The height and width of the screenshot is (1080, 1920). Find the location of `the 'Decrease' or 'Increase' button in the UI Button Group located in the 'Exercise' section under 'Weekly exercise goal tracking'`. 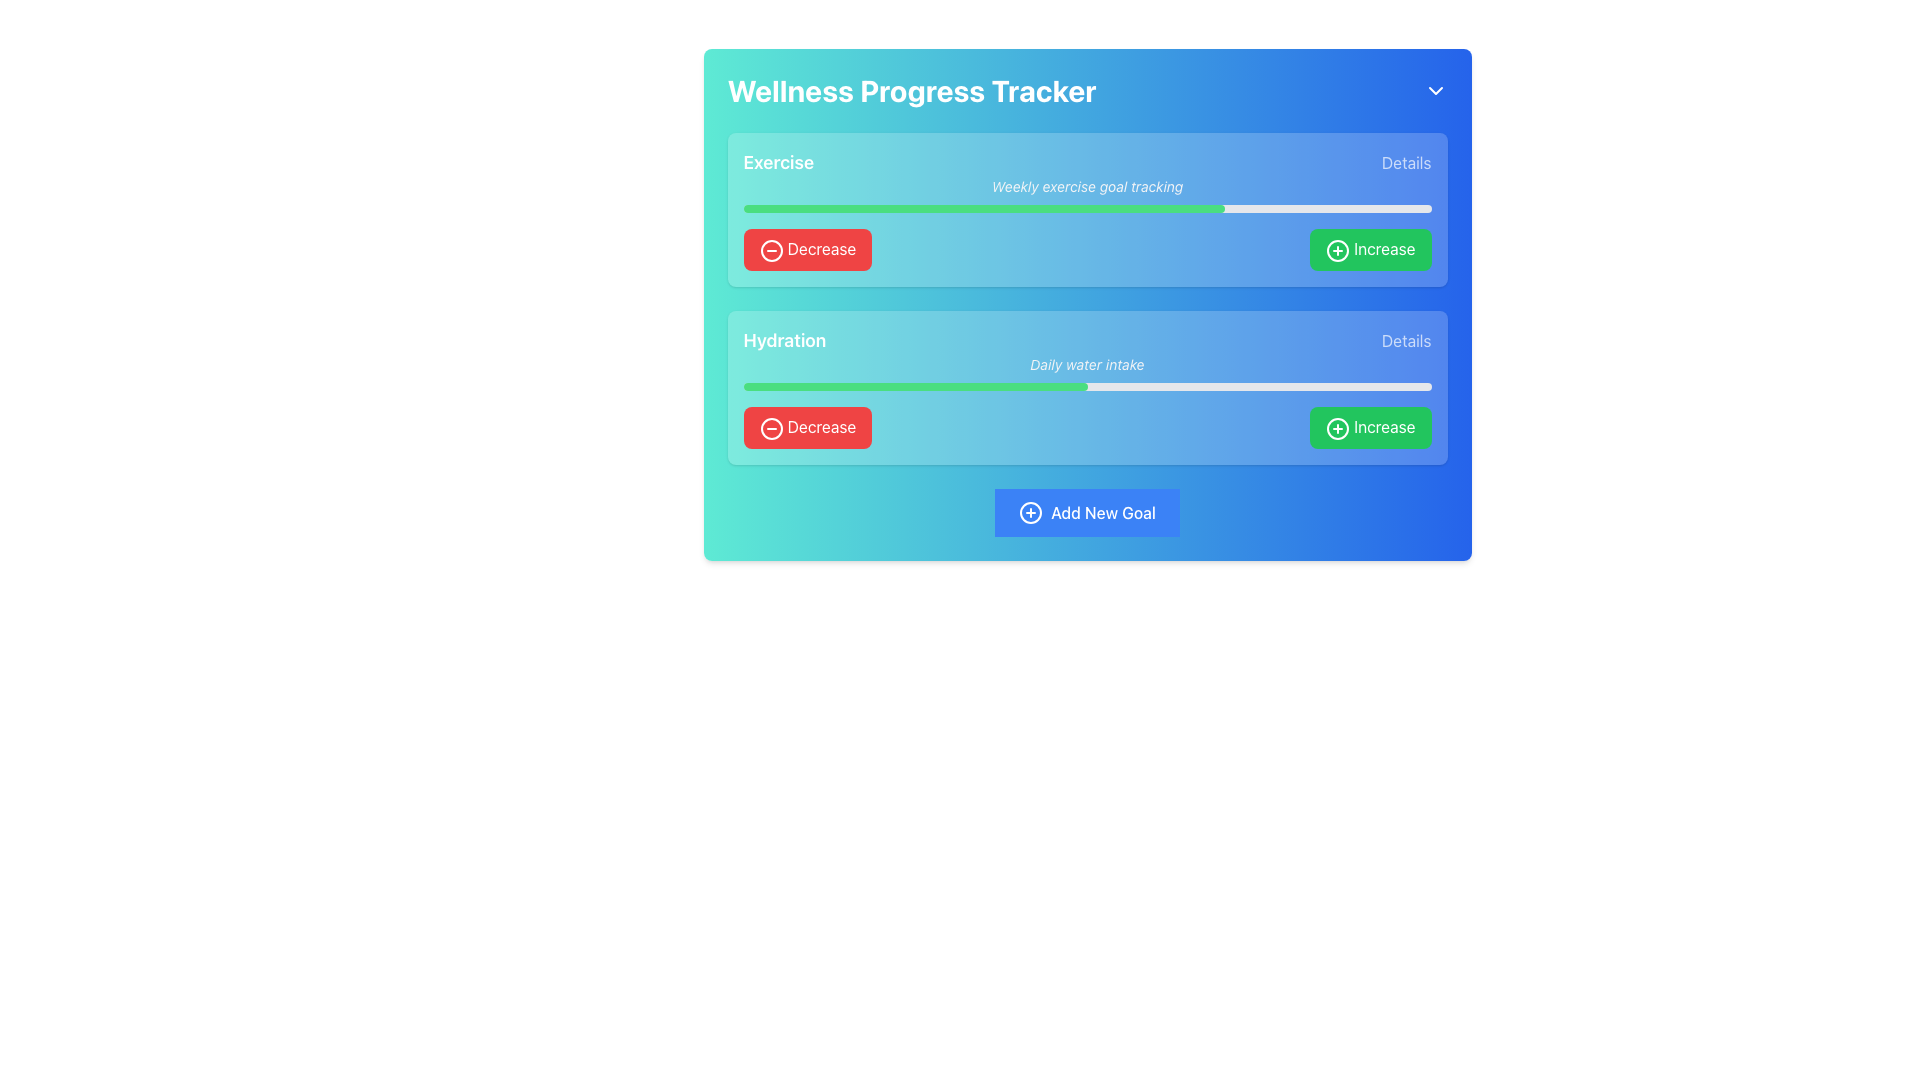

the 'Decrease' or 'Increase' button in the UI Button Group located in the 'Exercise' section under 'Weekly exercise goal tracking' is located at coordinates (1086, 248).